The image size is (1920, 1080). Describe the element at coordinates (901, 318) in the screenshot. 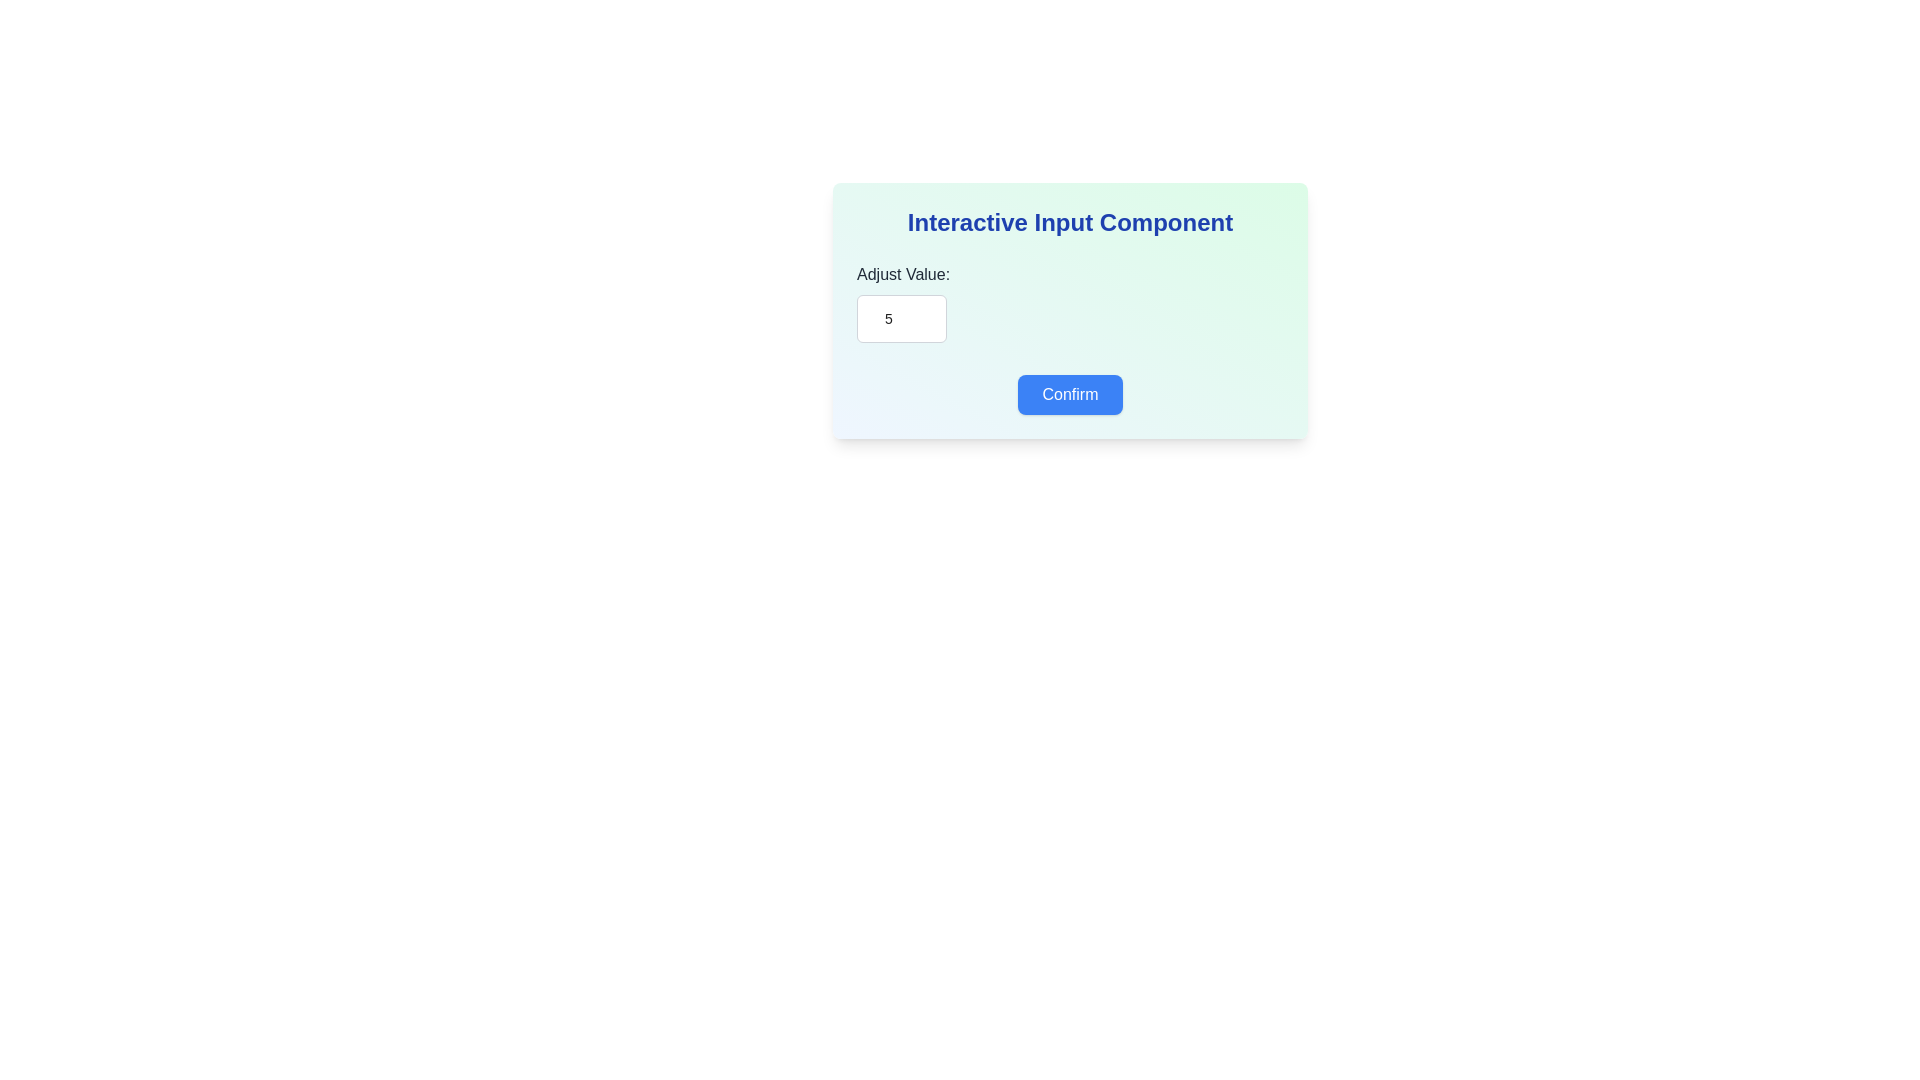

I see `the numeric input field displaying the number '5' to focus on it` at that location.